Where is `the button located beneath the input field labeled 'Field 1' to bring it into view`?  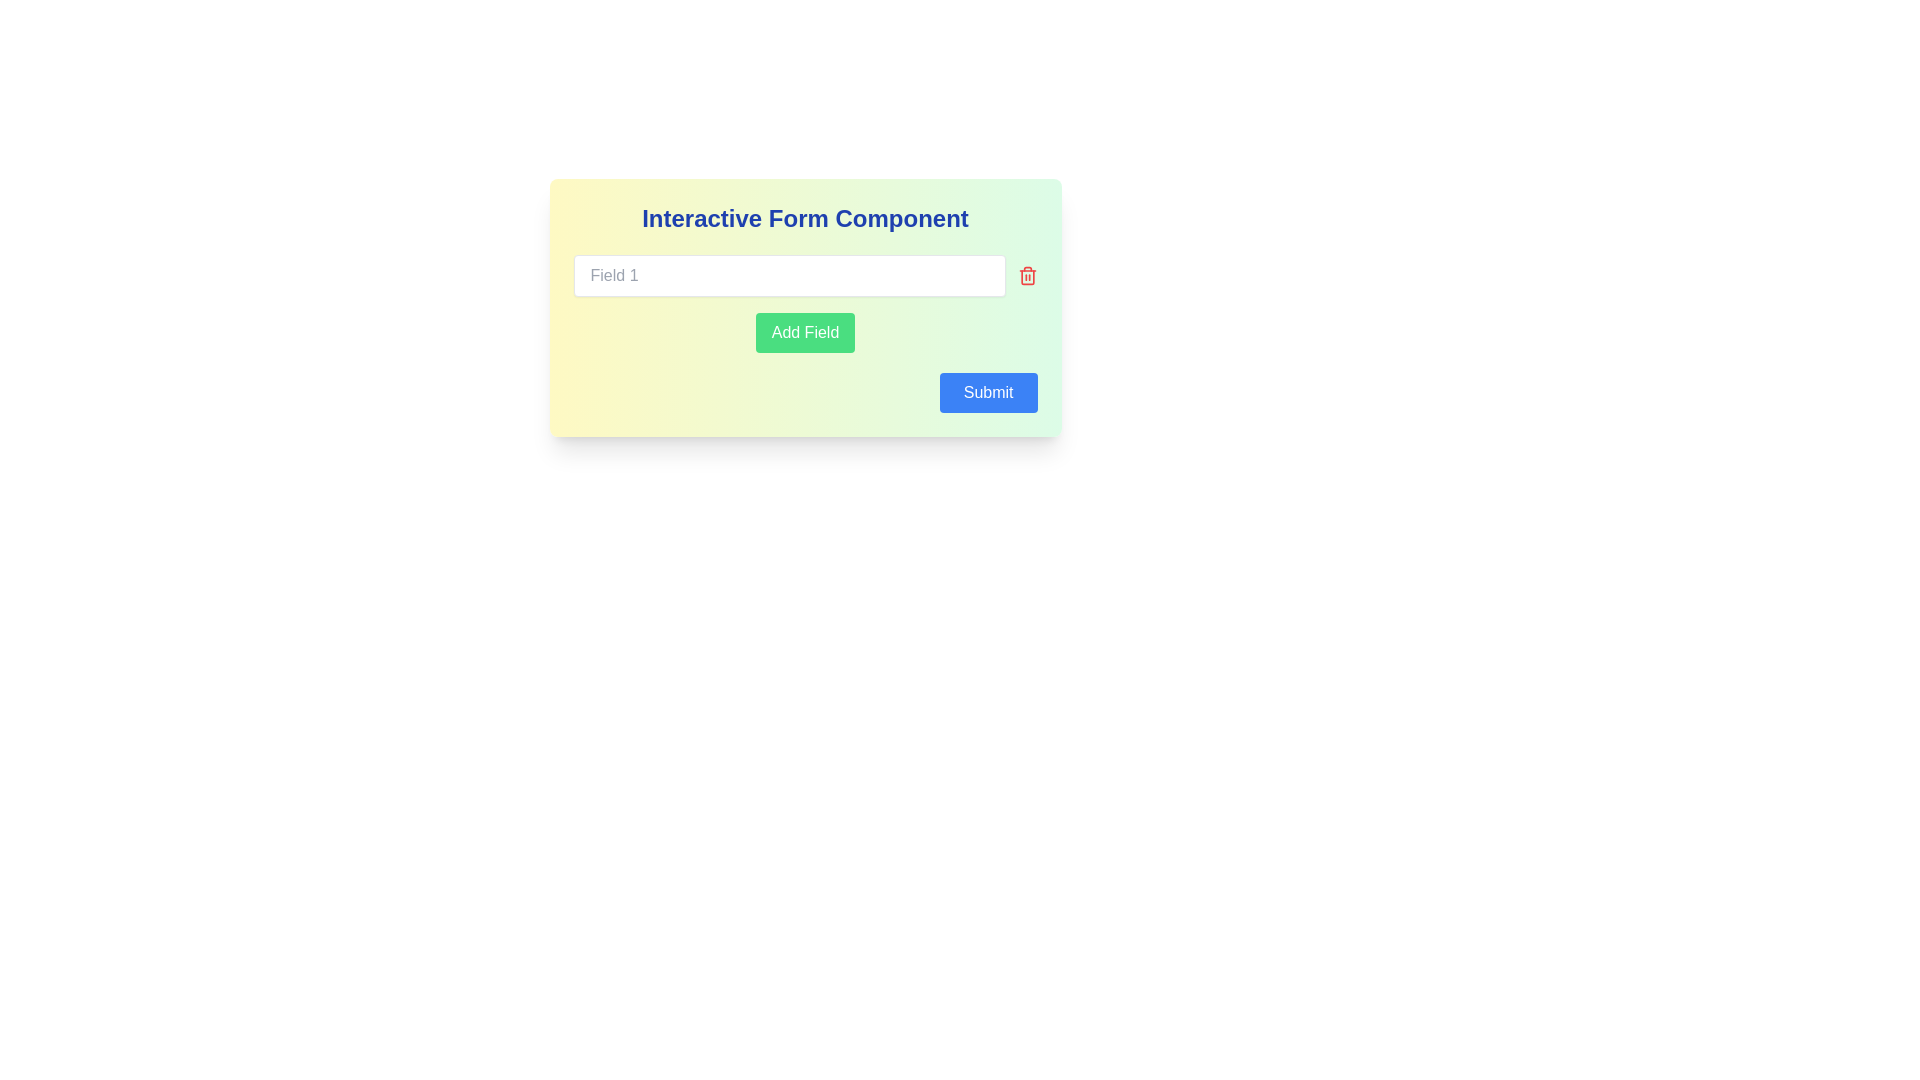
the button located beneath the input field labeled 'Field 1' to bring it into view is located at coordinates (805, 331).